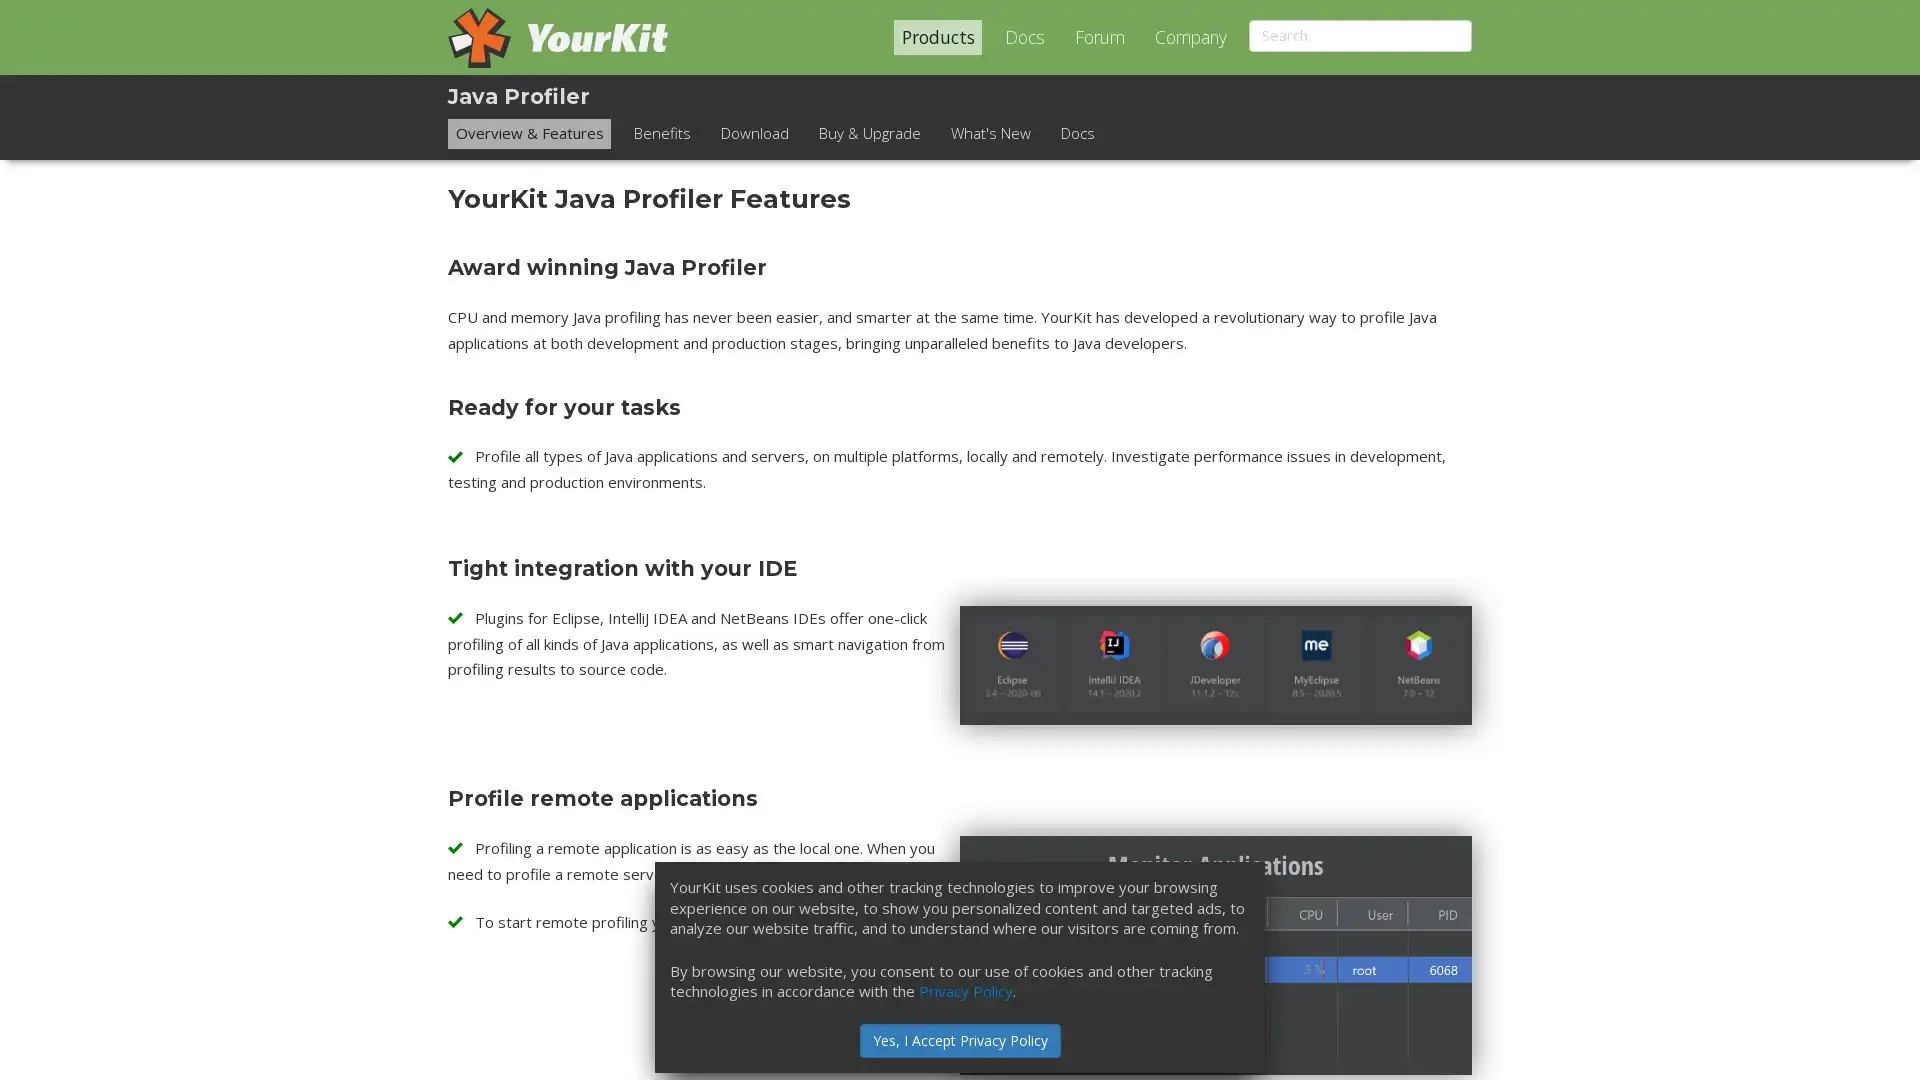  Describe the element at coordinates (958, 1039) in the screenshot. I see `Yes, I Accept Privacy Policy` at that location.